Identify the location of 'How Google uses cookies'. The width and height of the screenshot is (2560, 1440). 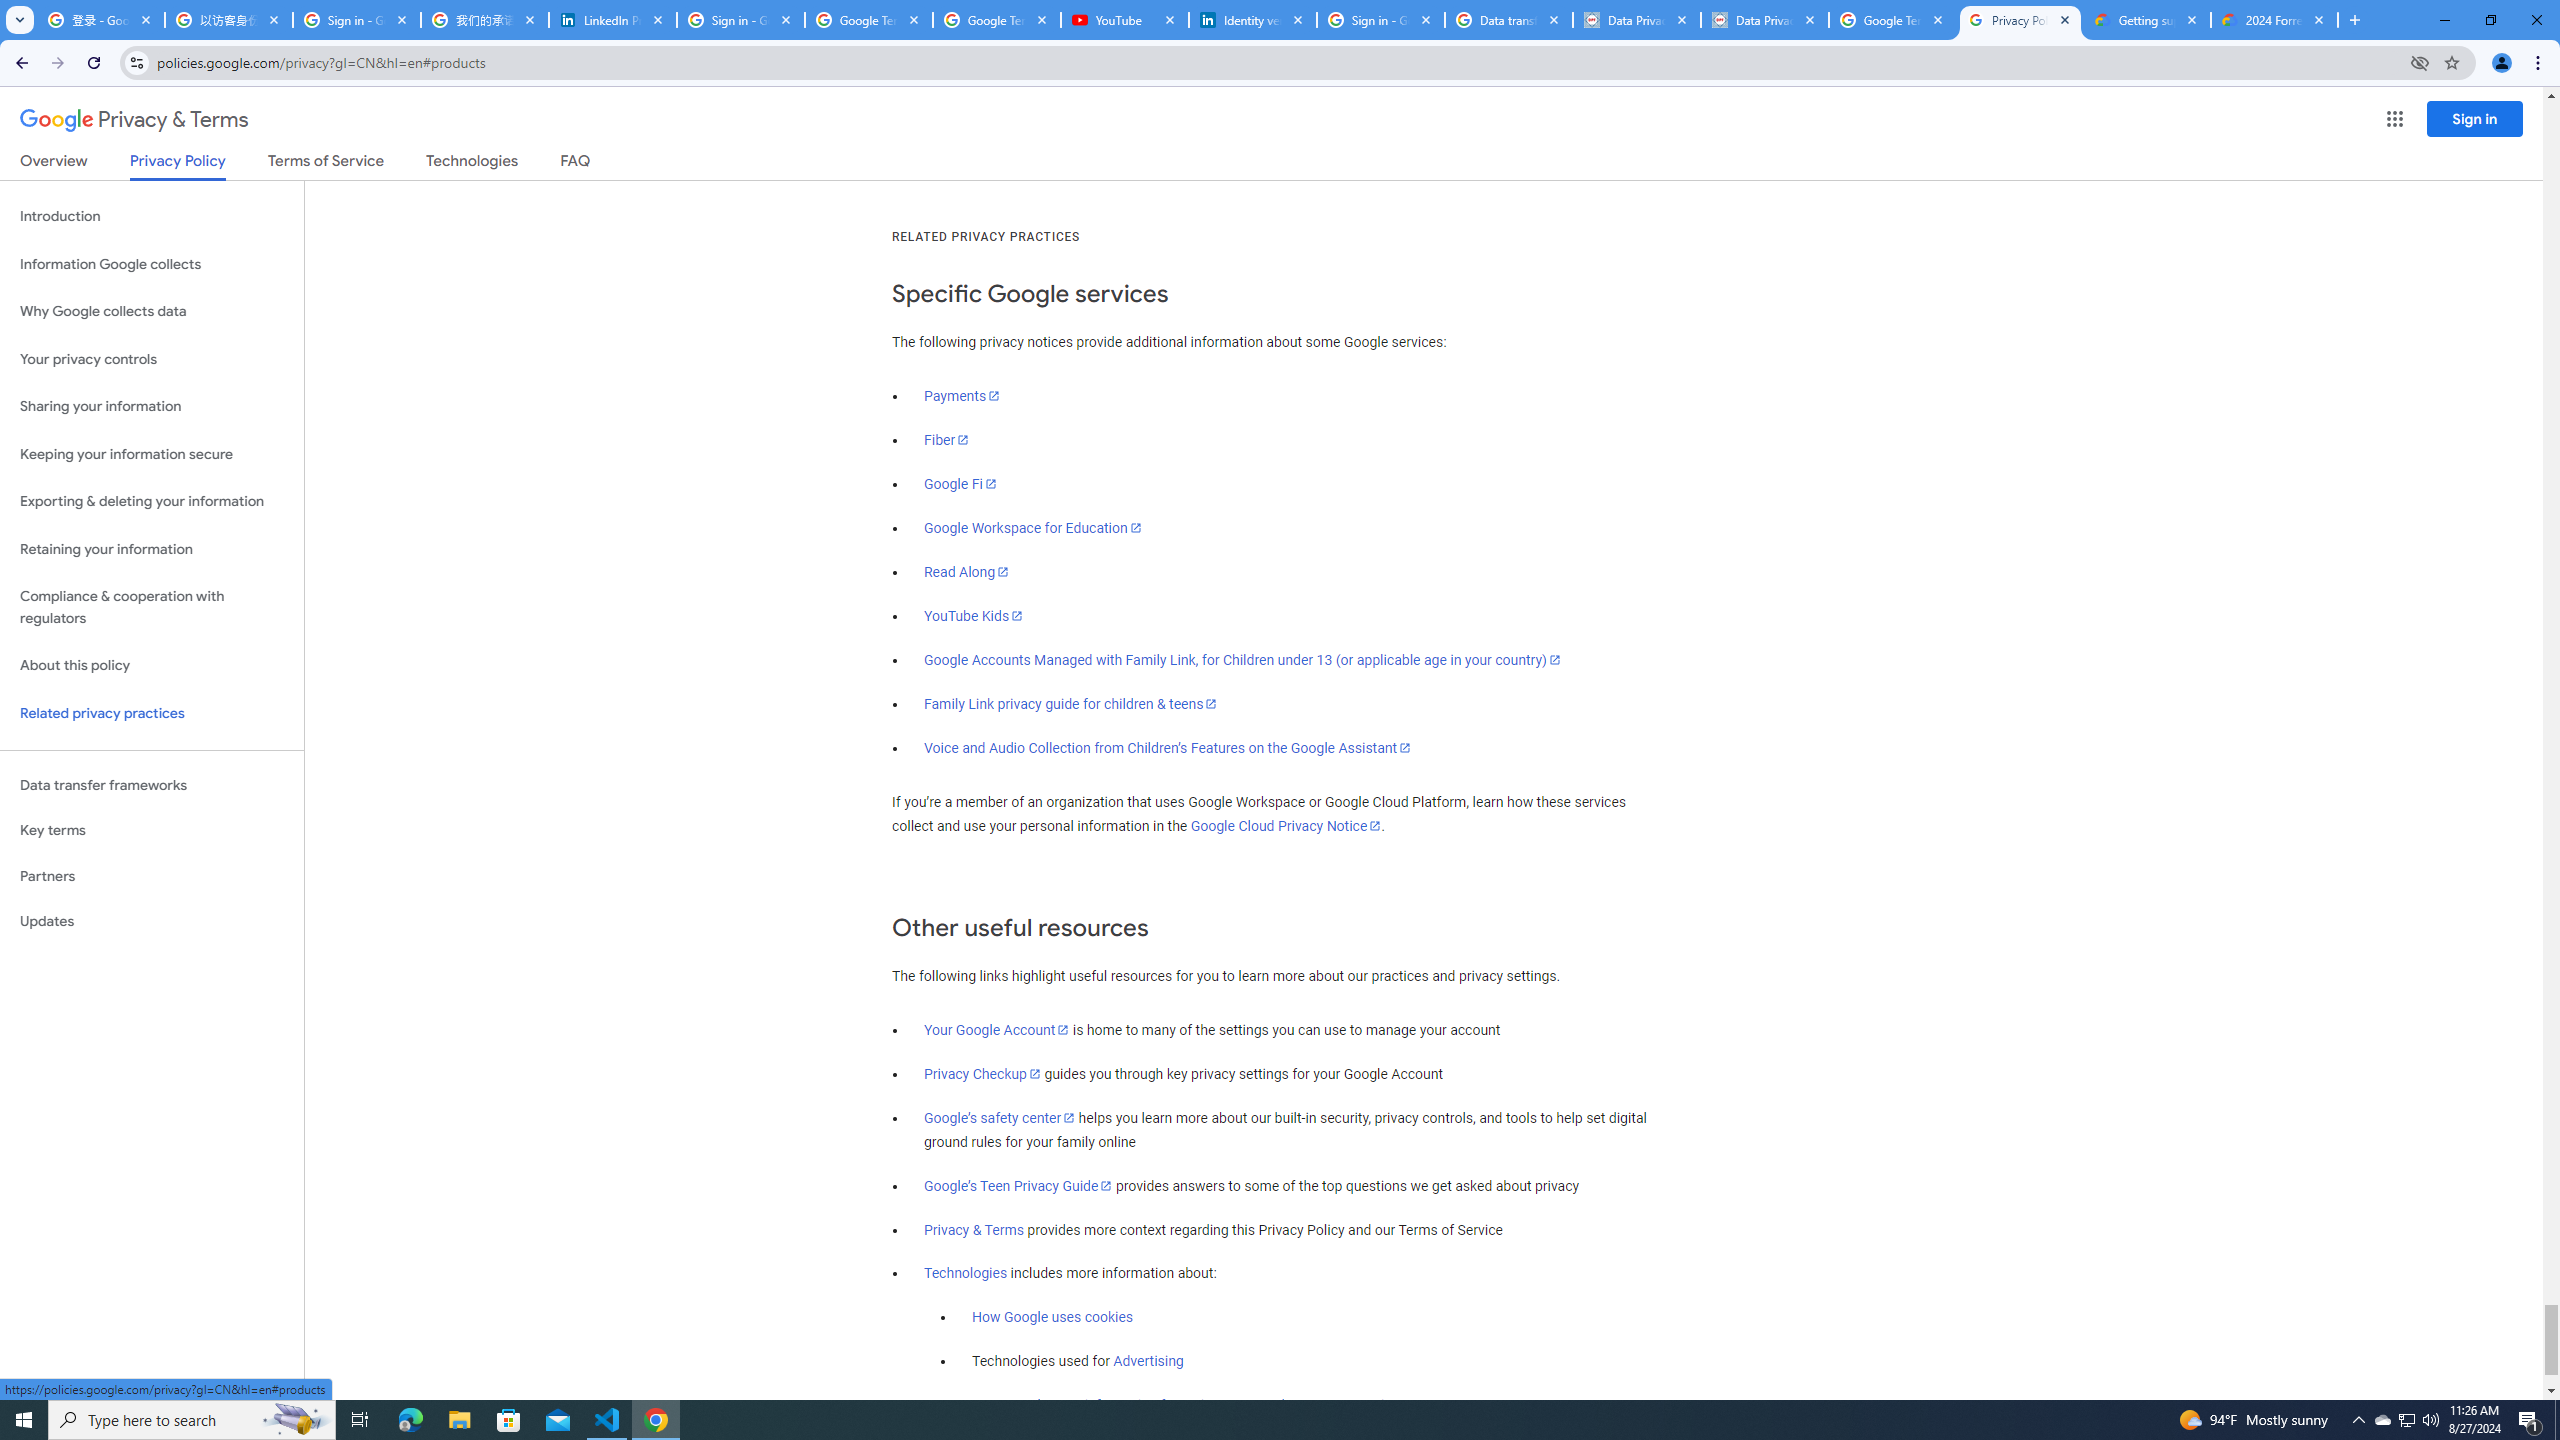
(1052, 1317).